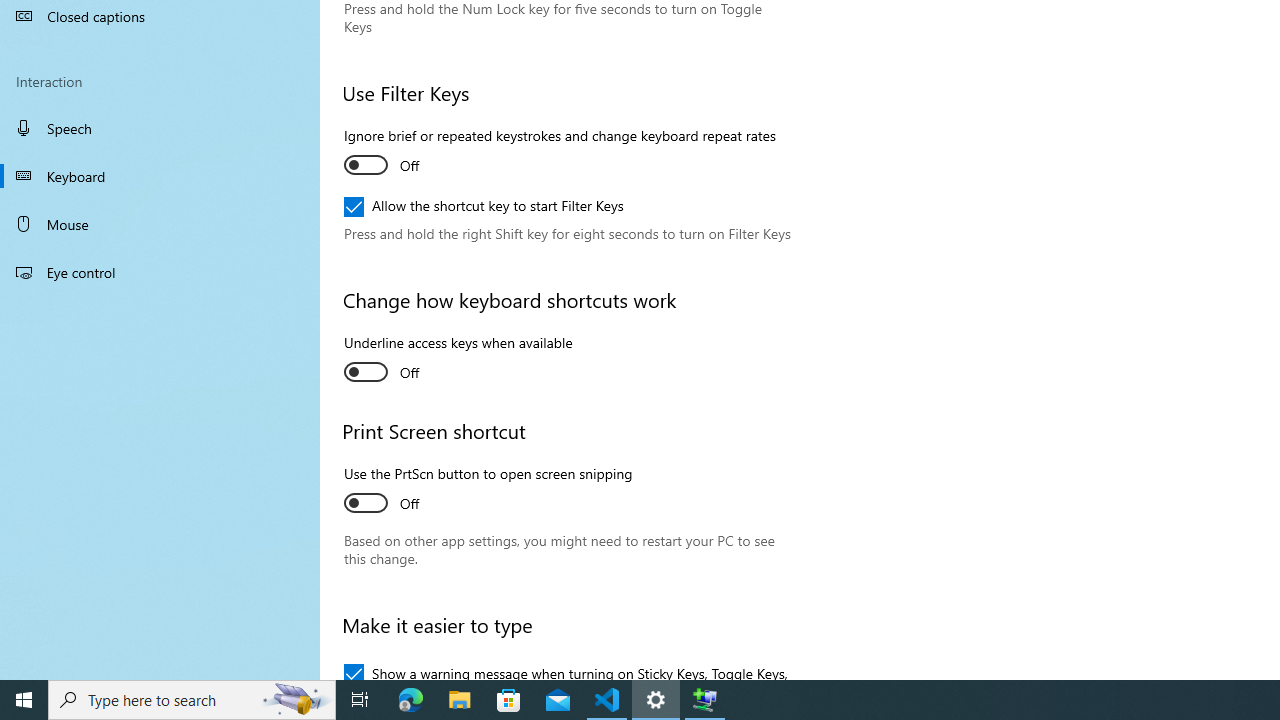  Describe the element at coordinates (192, 698) in the screenshot. I see `'Type here to search'` at that location.